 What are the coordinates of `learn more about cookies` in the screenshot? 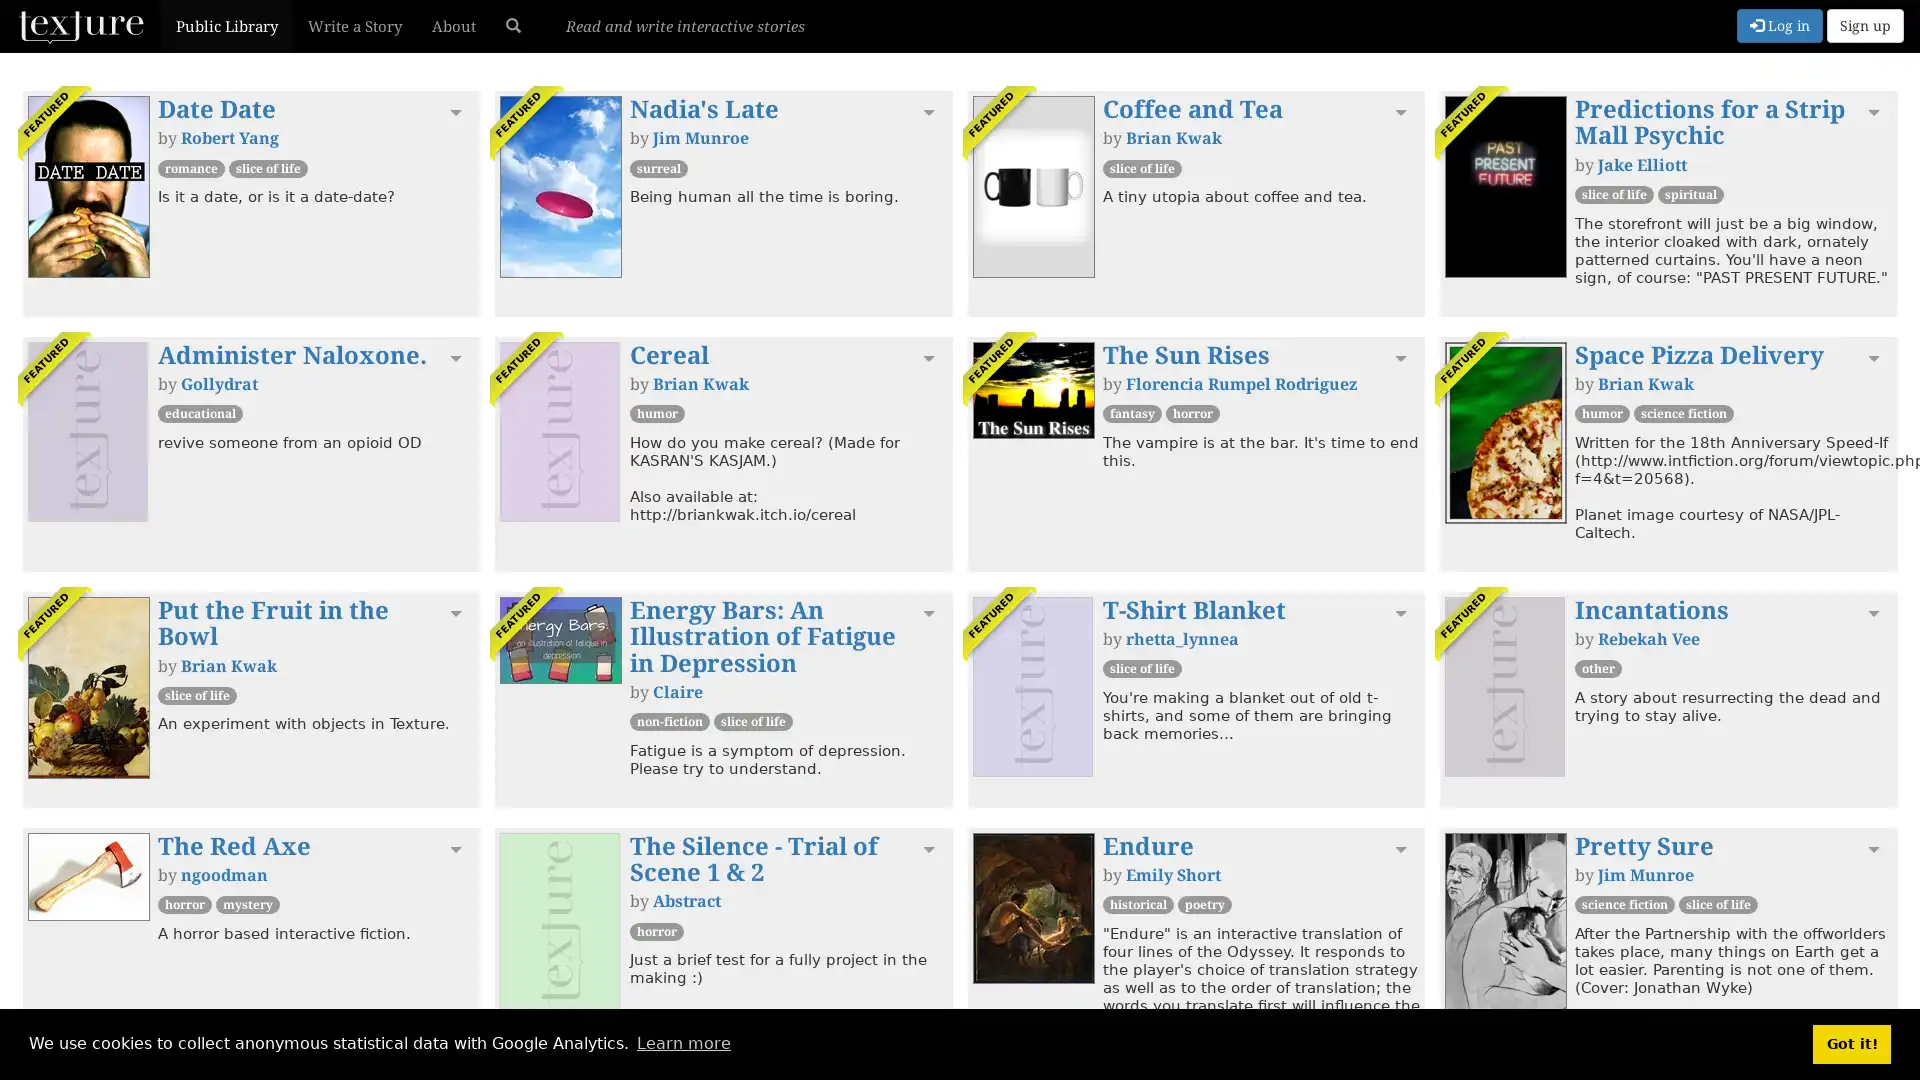 It's located at (683, 1043).